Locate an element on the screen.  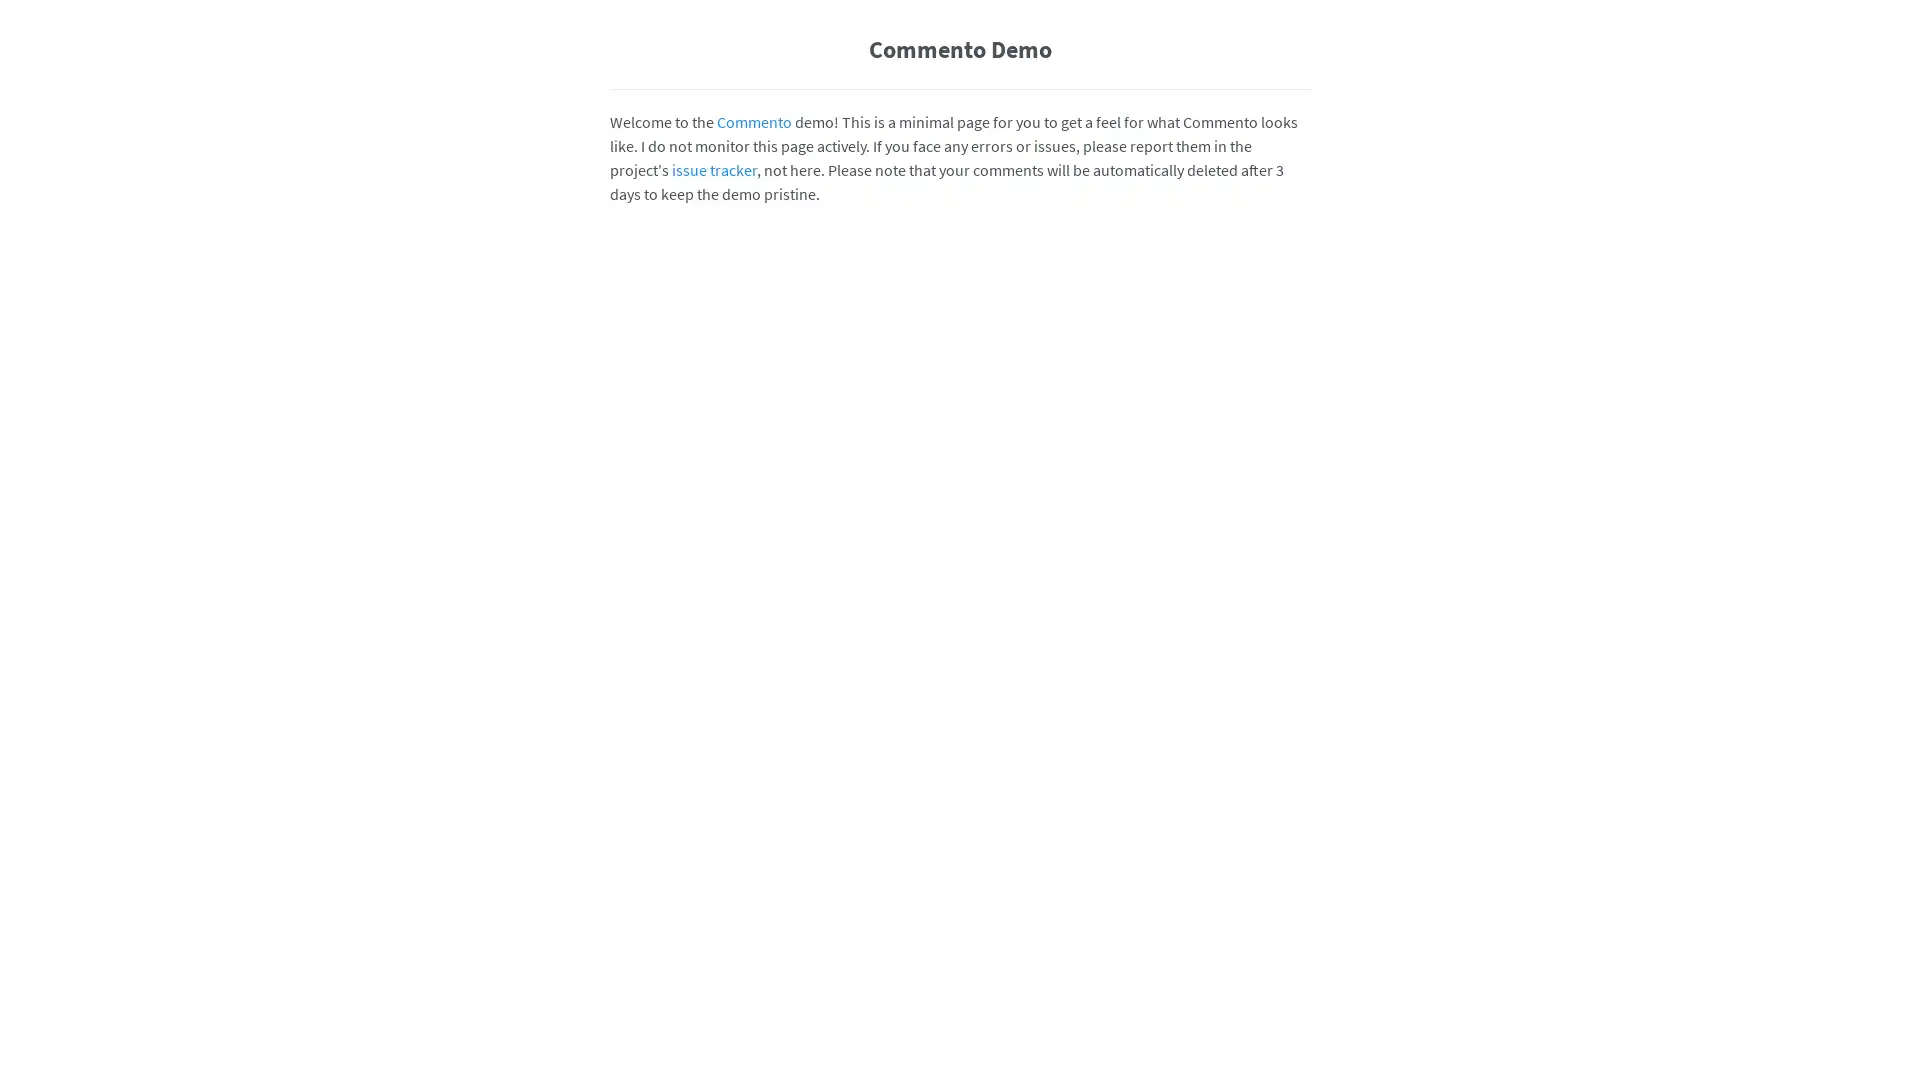
Downvote is located at coordinates (1264, 724).